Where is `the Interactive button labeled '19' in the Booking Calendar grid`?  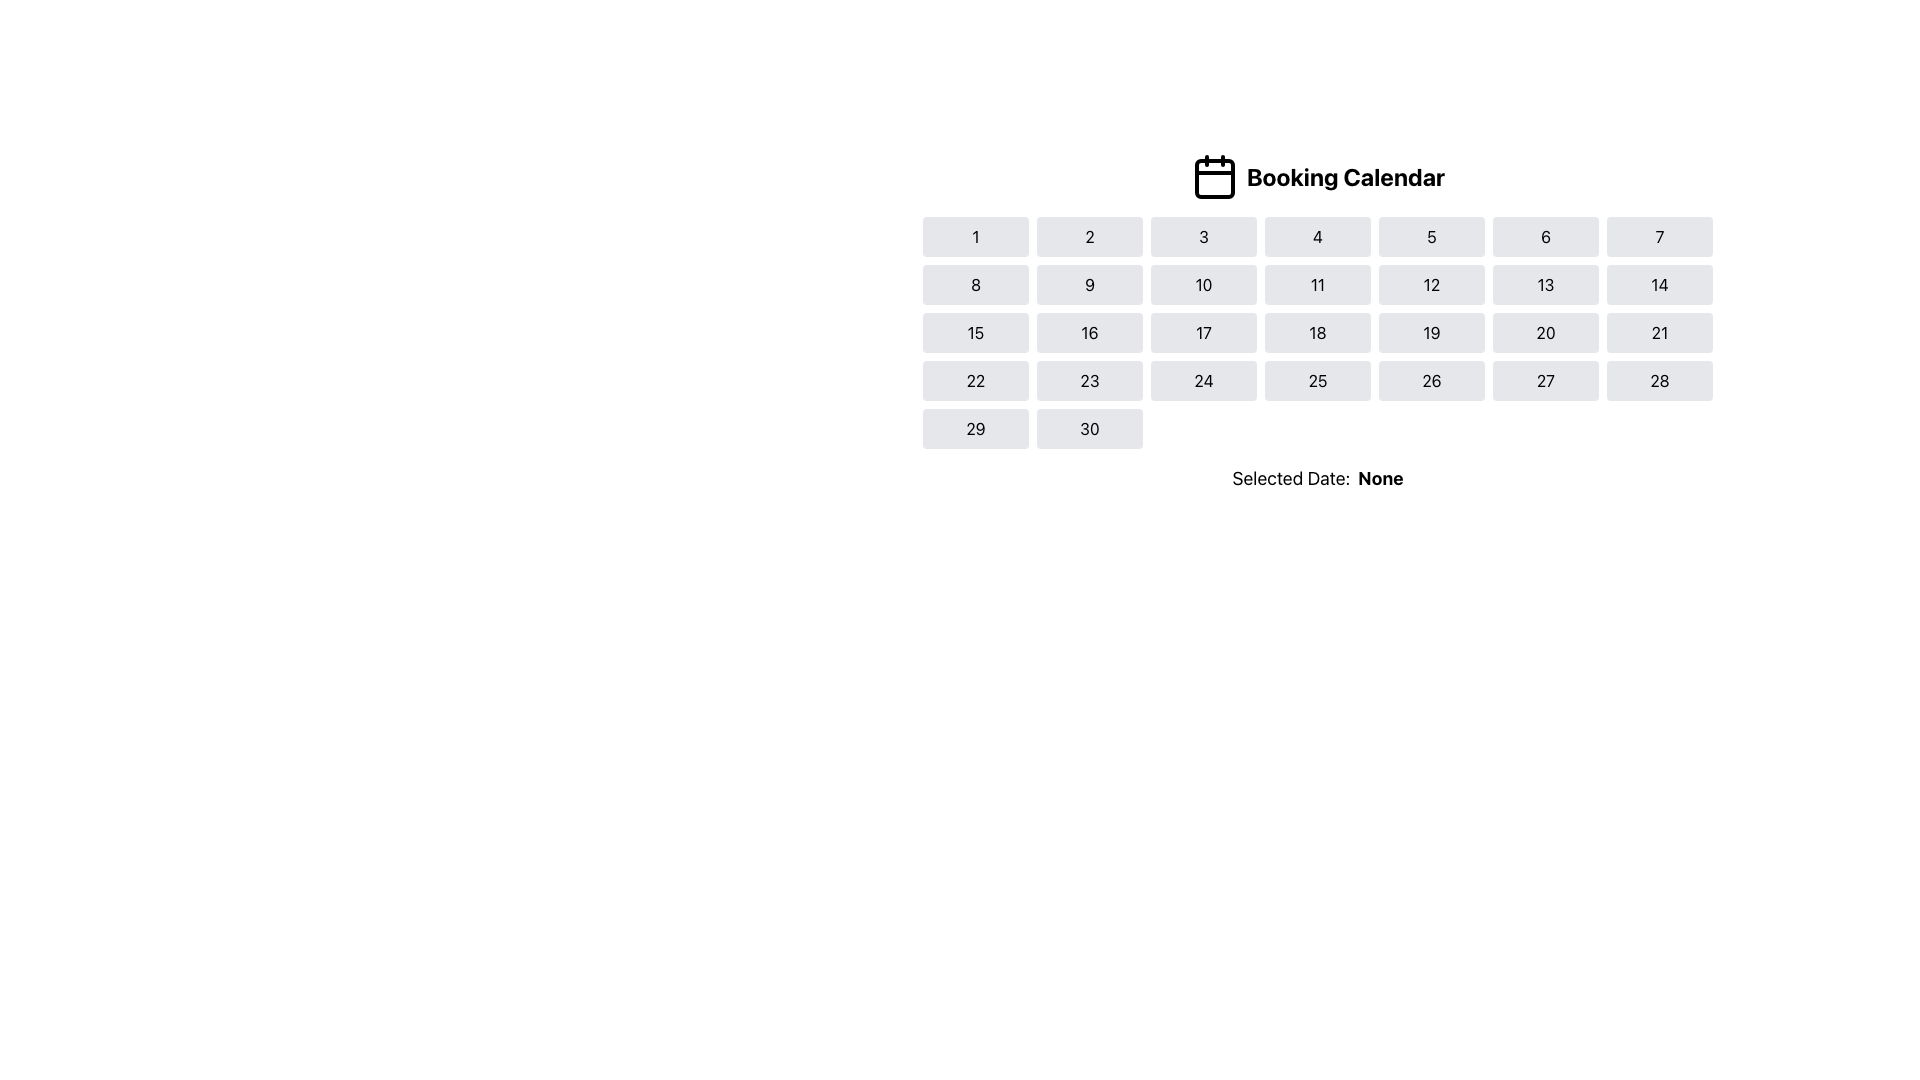 the Interactive button labeled '19' in the Booking Calendar grid is located at coordinates (1430, 331).